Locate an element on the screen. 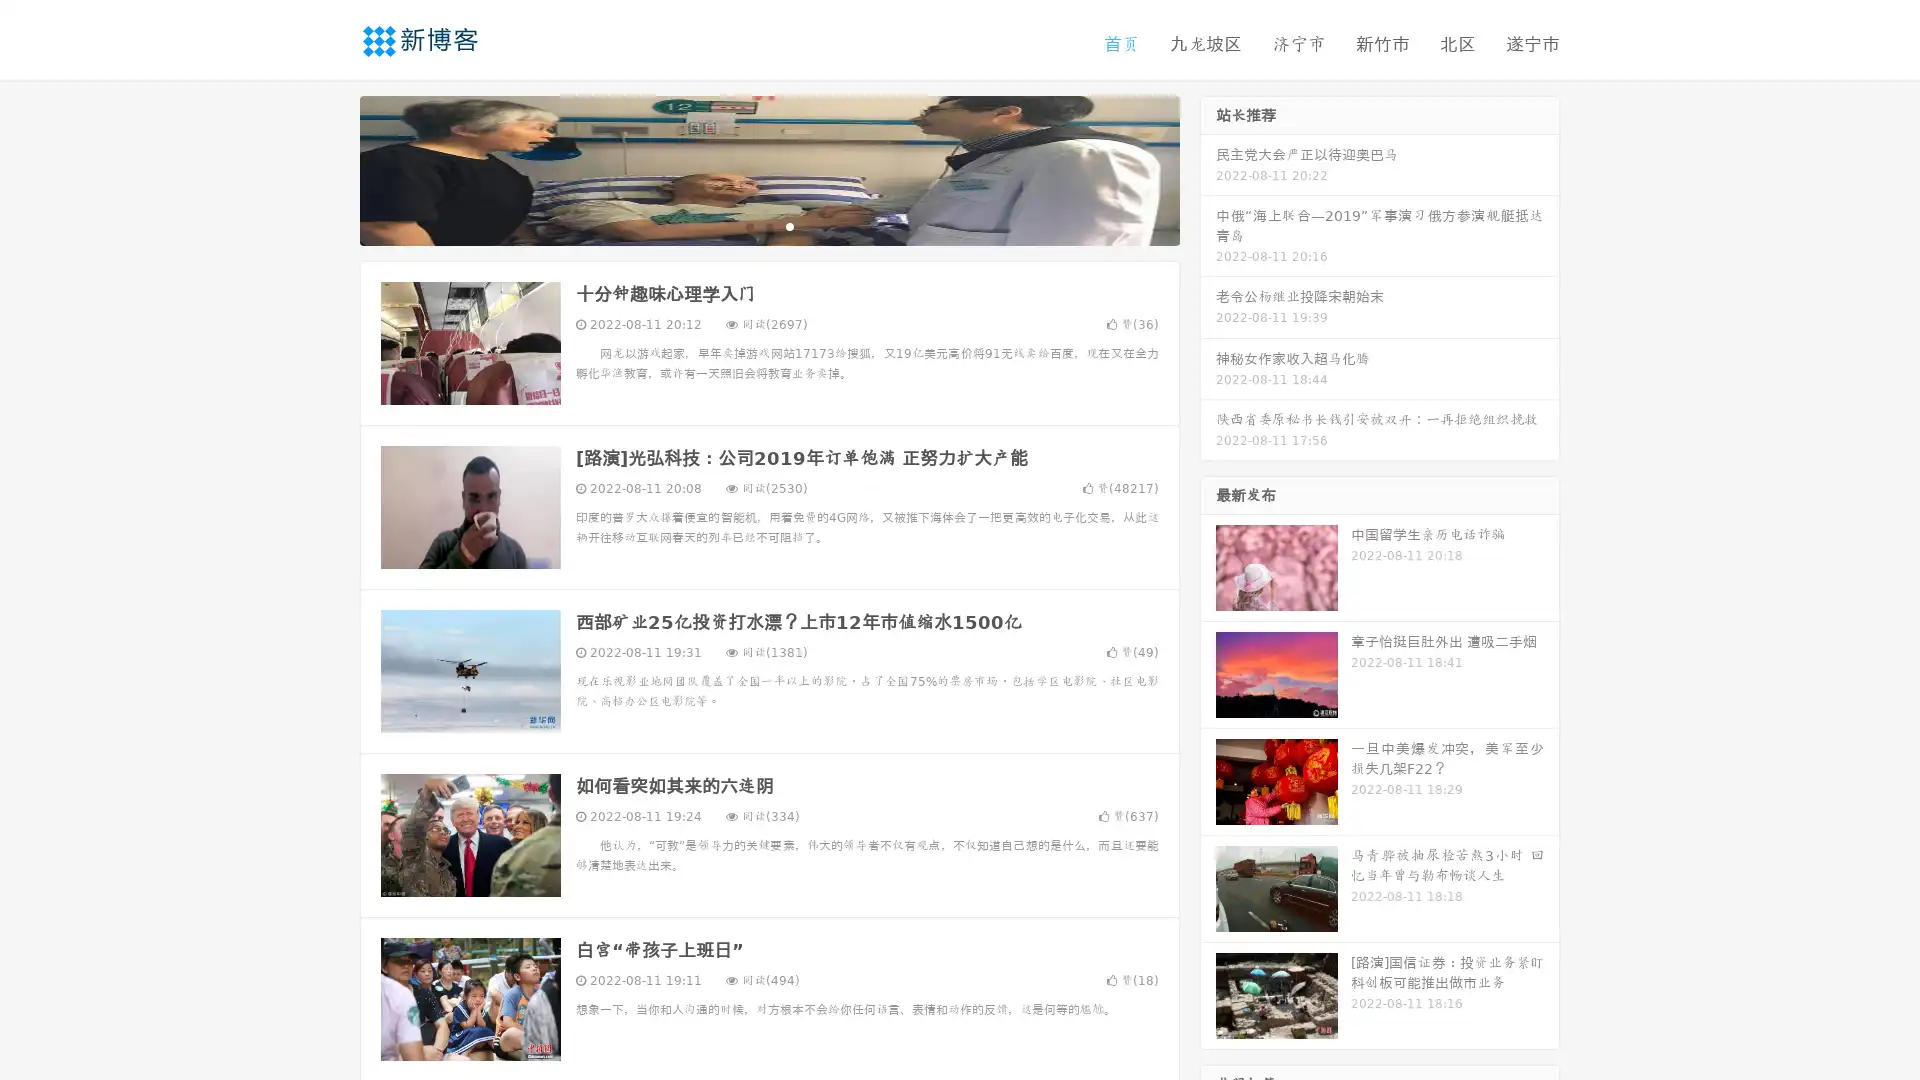 The image size is (1920, 1080). Previous slide is located at coordinates (330, 168).